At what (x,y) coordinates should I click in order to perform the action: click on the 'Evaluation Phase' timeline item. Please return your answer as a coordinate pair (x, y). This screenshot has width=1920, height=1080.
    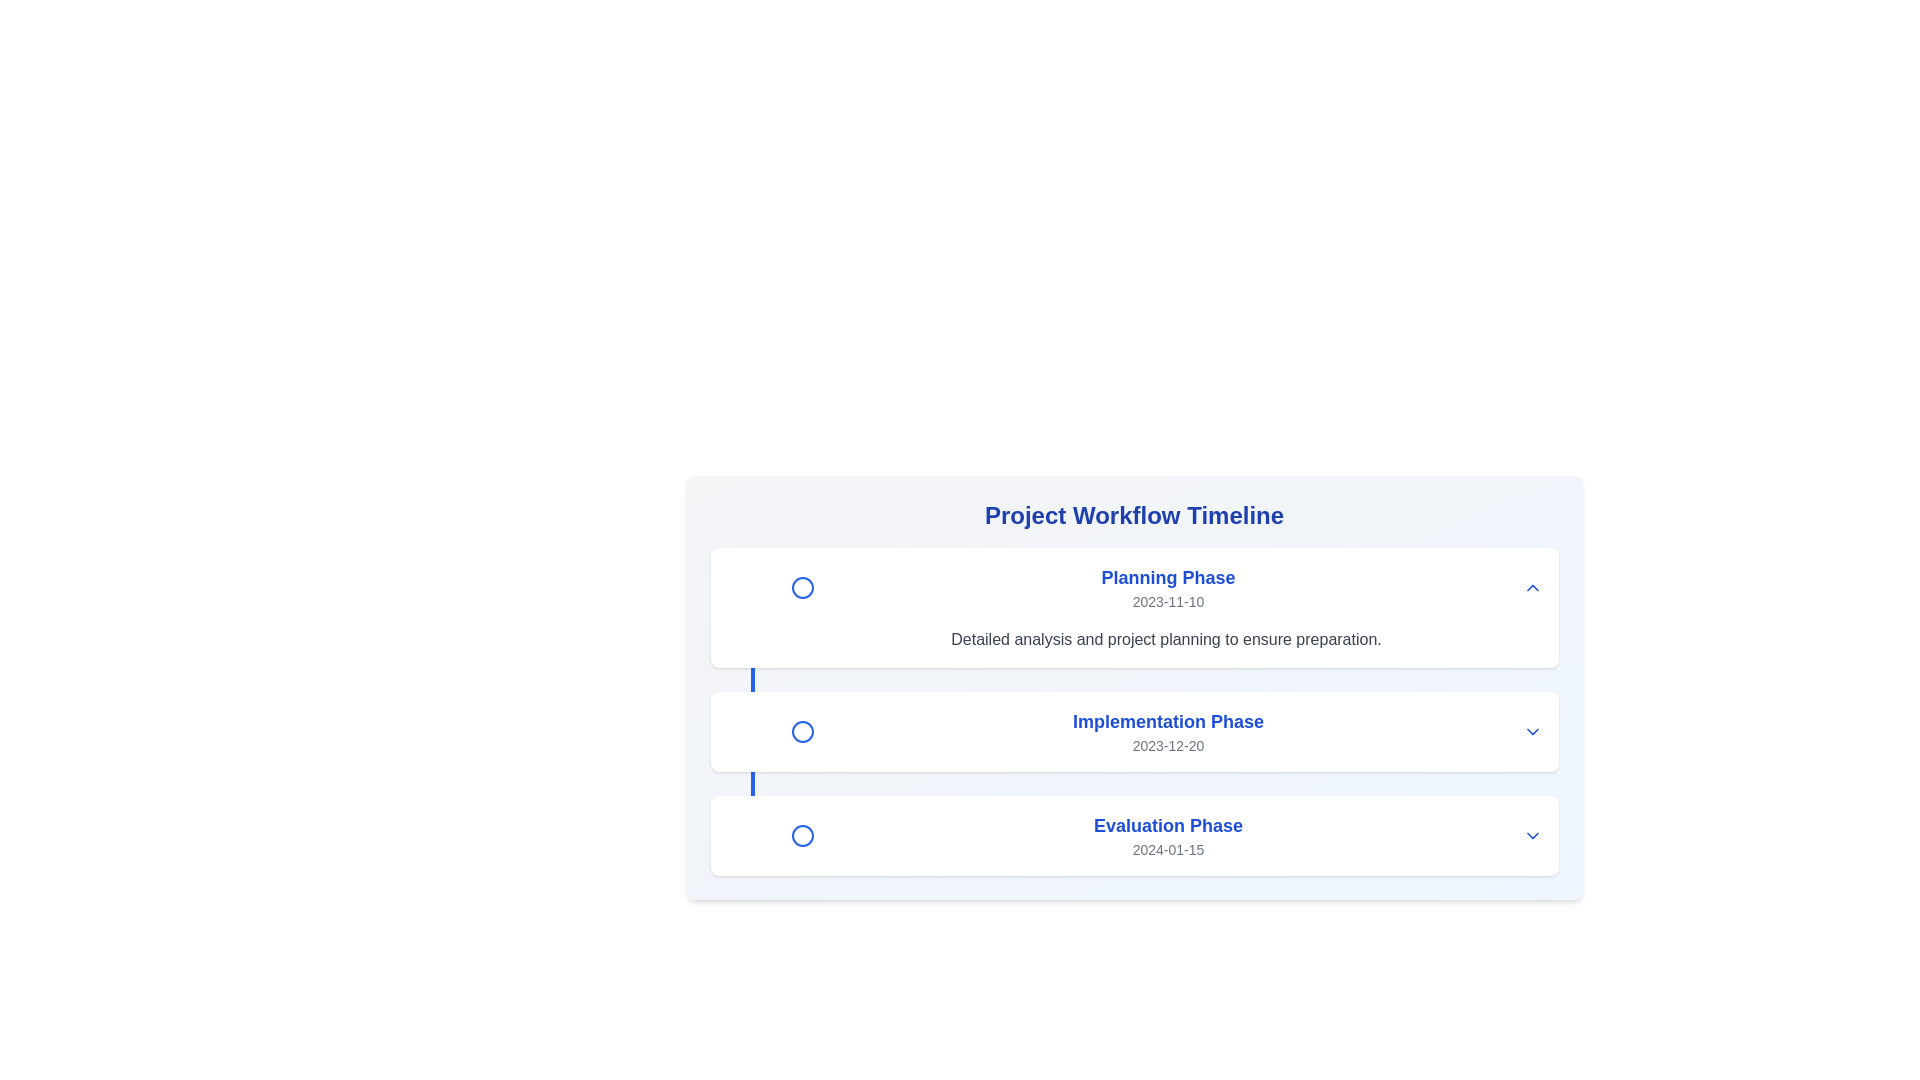
    Looking at the image, I should click on (1166, 836).